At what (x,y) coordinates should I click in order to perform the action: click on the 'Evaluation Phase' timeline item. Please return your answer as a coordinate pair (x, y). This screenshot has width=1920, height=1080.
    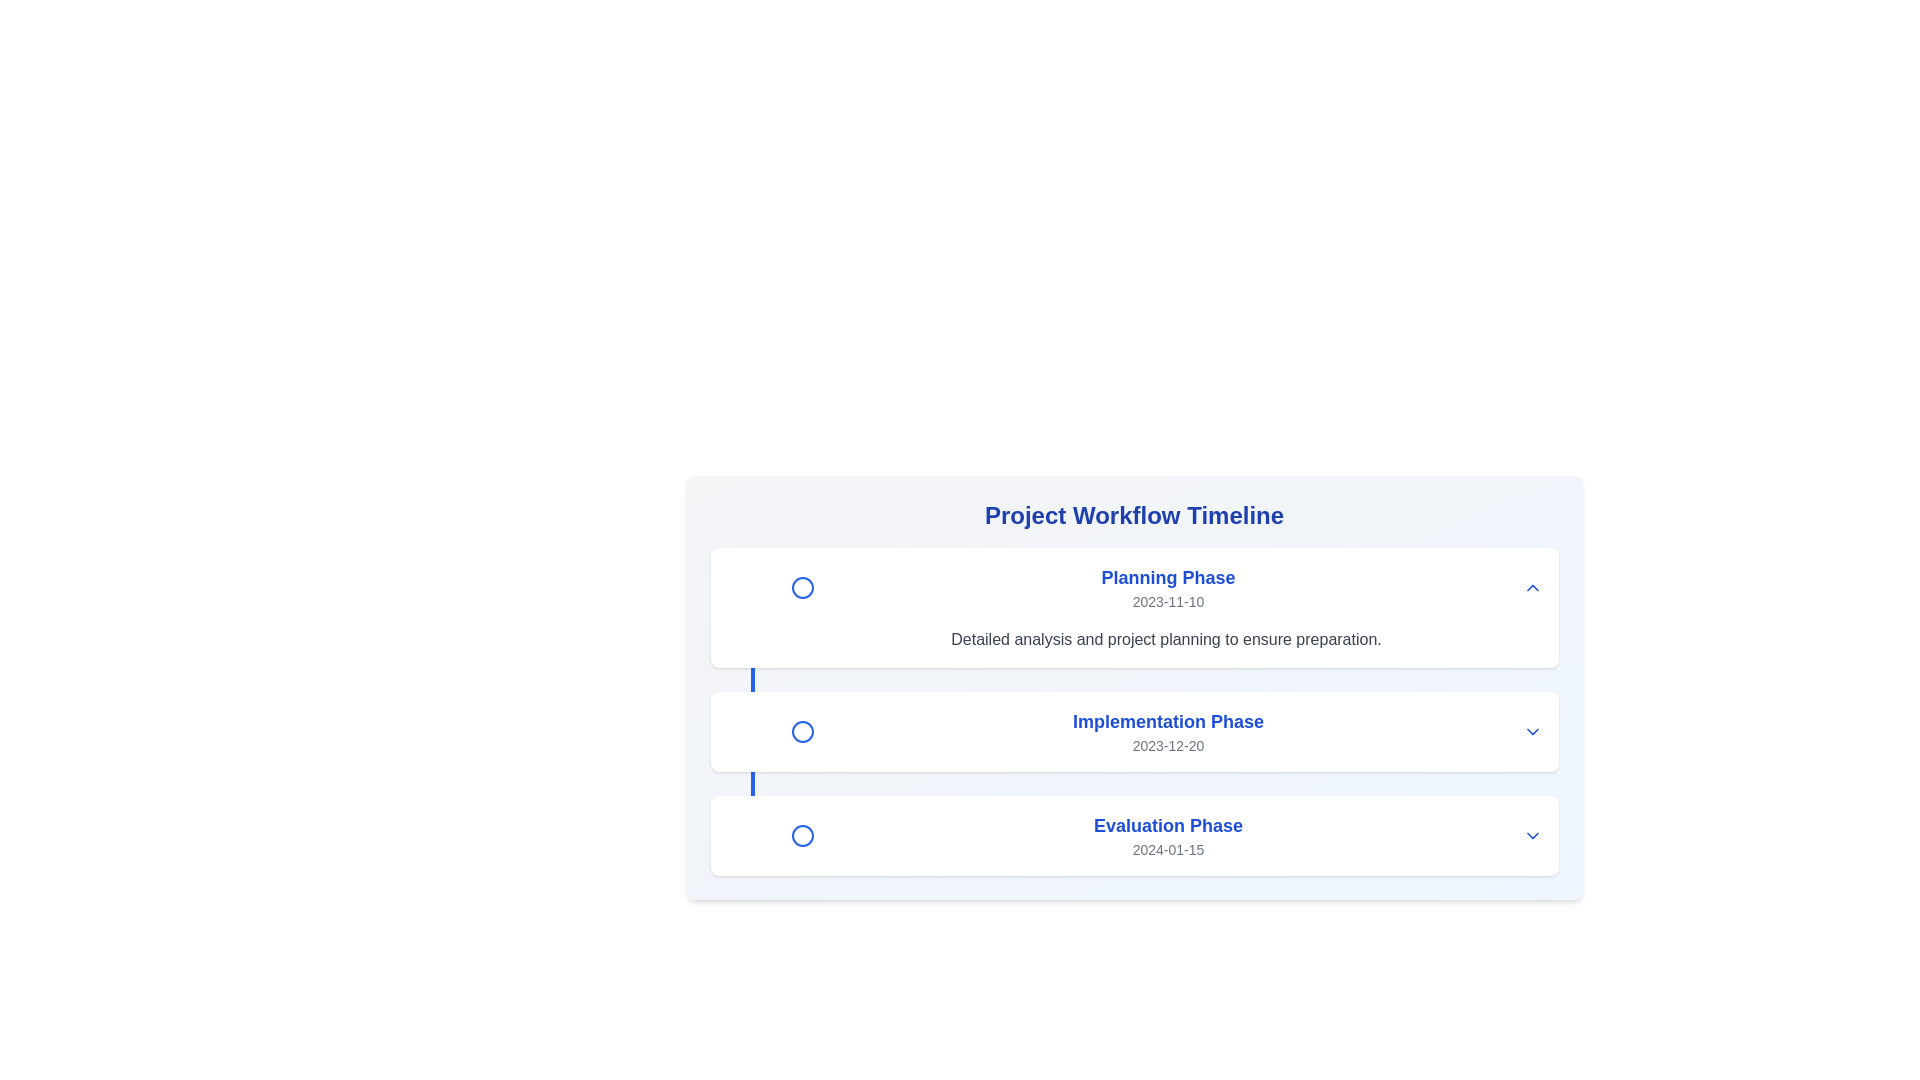
    Looking at the image, I should click on (1166, 836).